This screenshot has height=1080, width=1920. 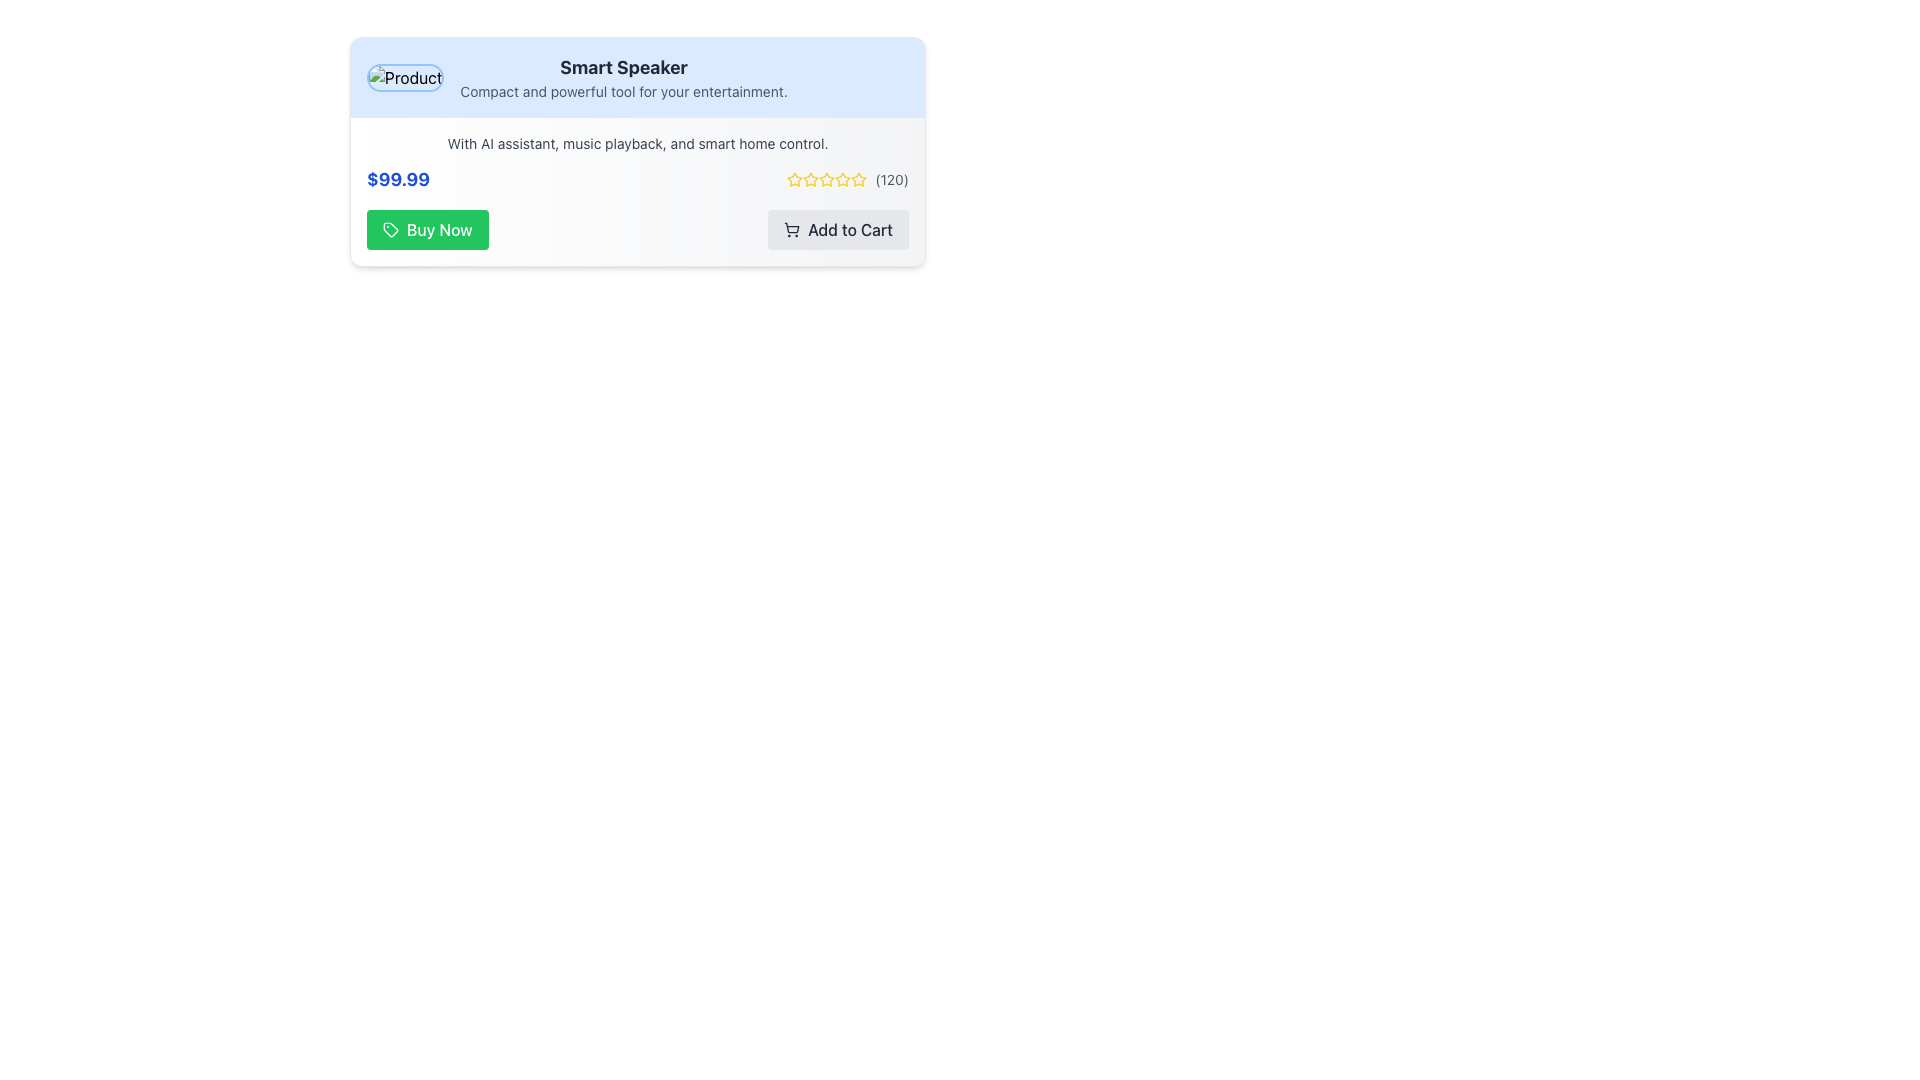 What do you see at coordinates (843, 178) in the screenshot?
I see `the third star icon in the product rating system to adjust the rating` at bounding box center [843, 178].